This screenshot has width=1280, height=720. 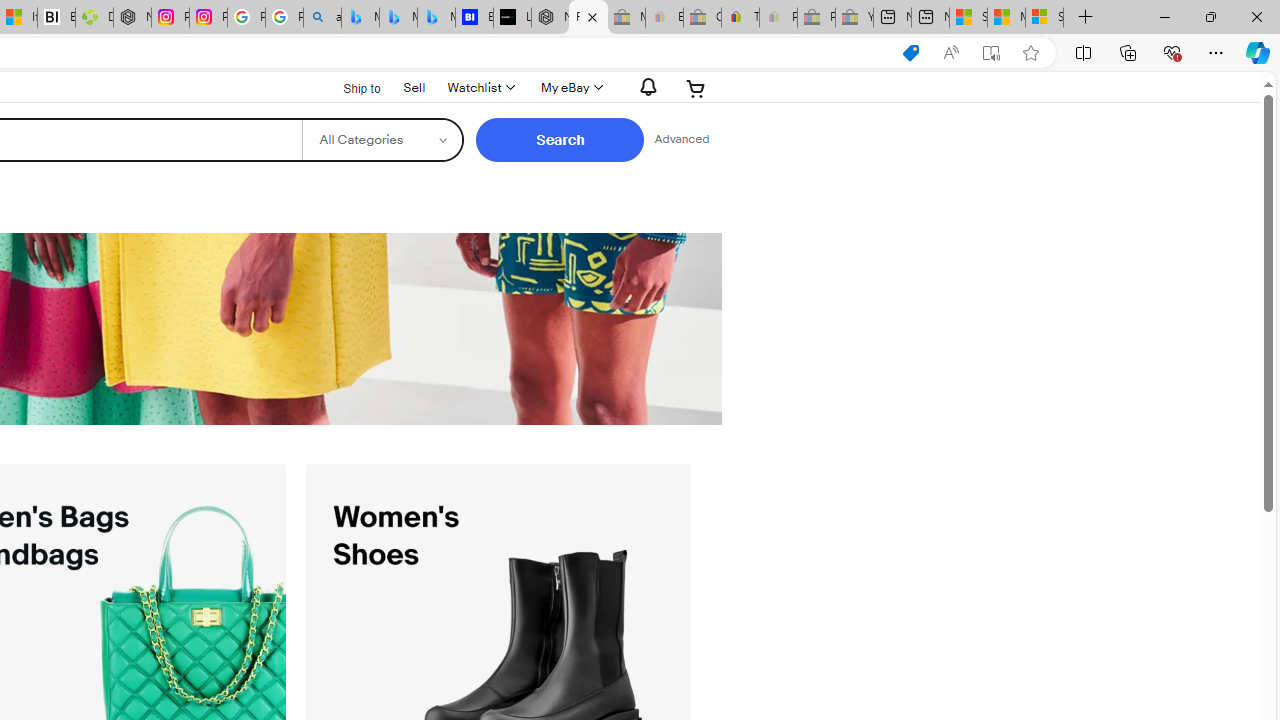 What do you see at coordinates (480, 87) in the screenshot?
I see `'Watchlist'` at bounding box center [480, 87].